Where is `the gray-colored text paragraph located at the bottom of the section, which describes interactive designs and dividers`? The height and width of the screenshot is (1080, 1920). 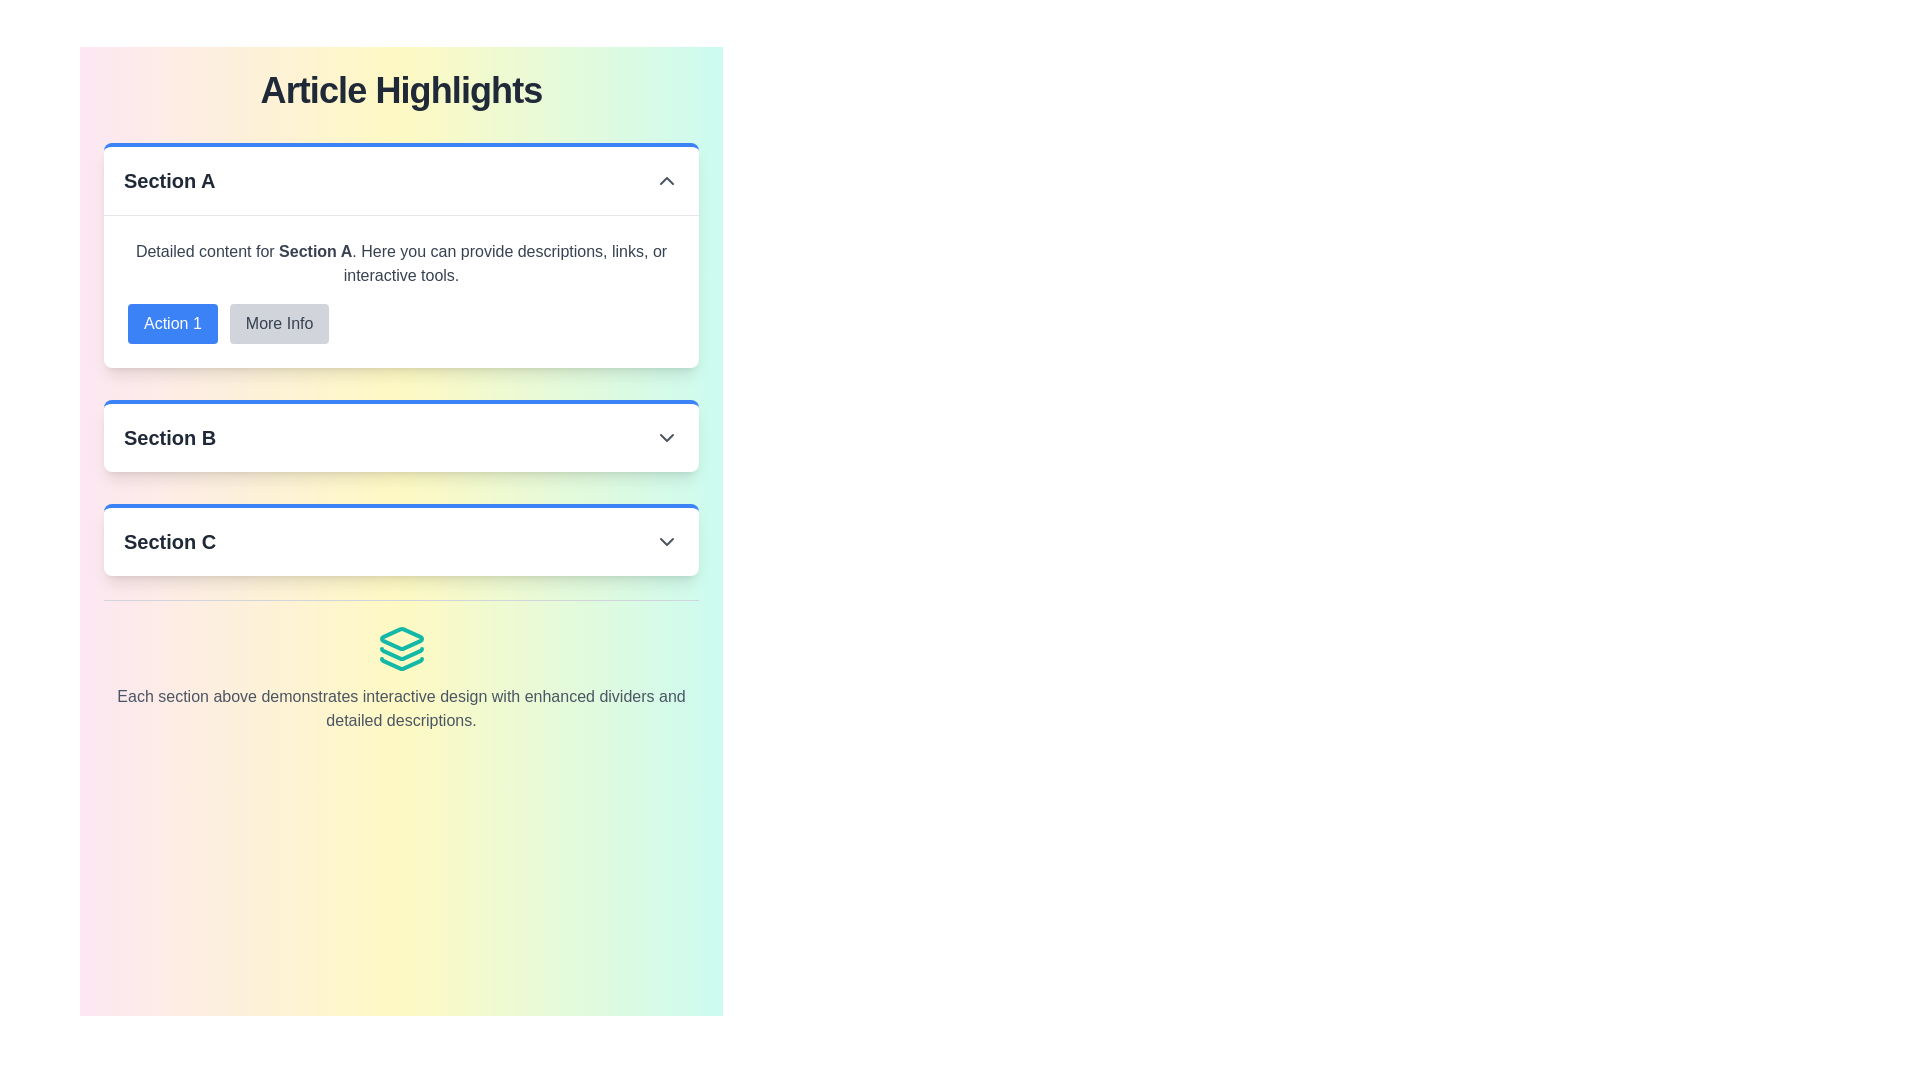 the gray-colored text paragraph located at the bottom of the section, which describes interactive designs and dividers is located at coordinates (400, 708).